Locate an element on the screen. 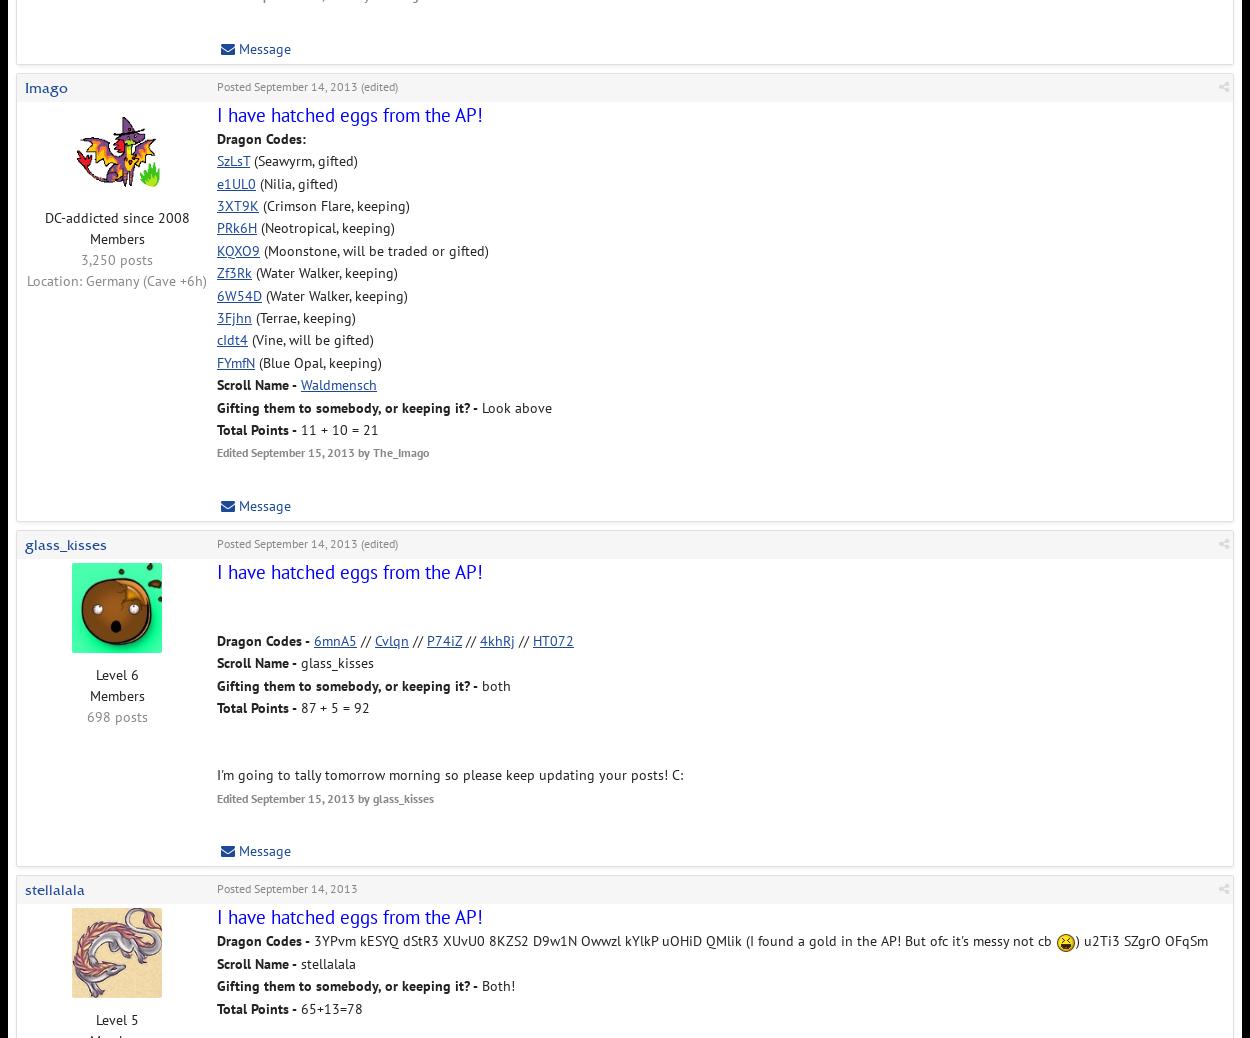  'Level 6' is located at coordinates (94, 672).